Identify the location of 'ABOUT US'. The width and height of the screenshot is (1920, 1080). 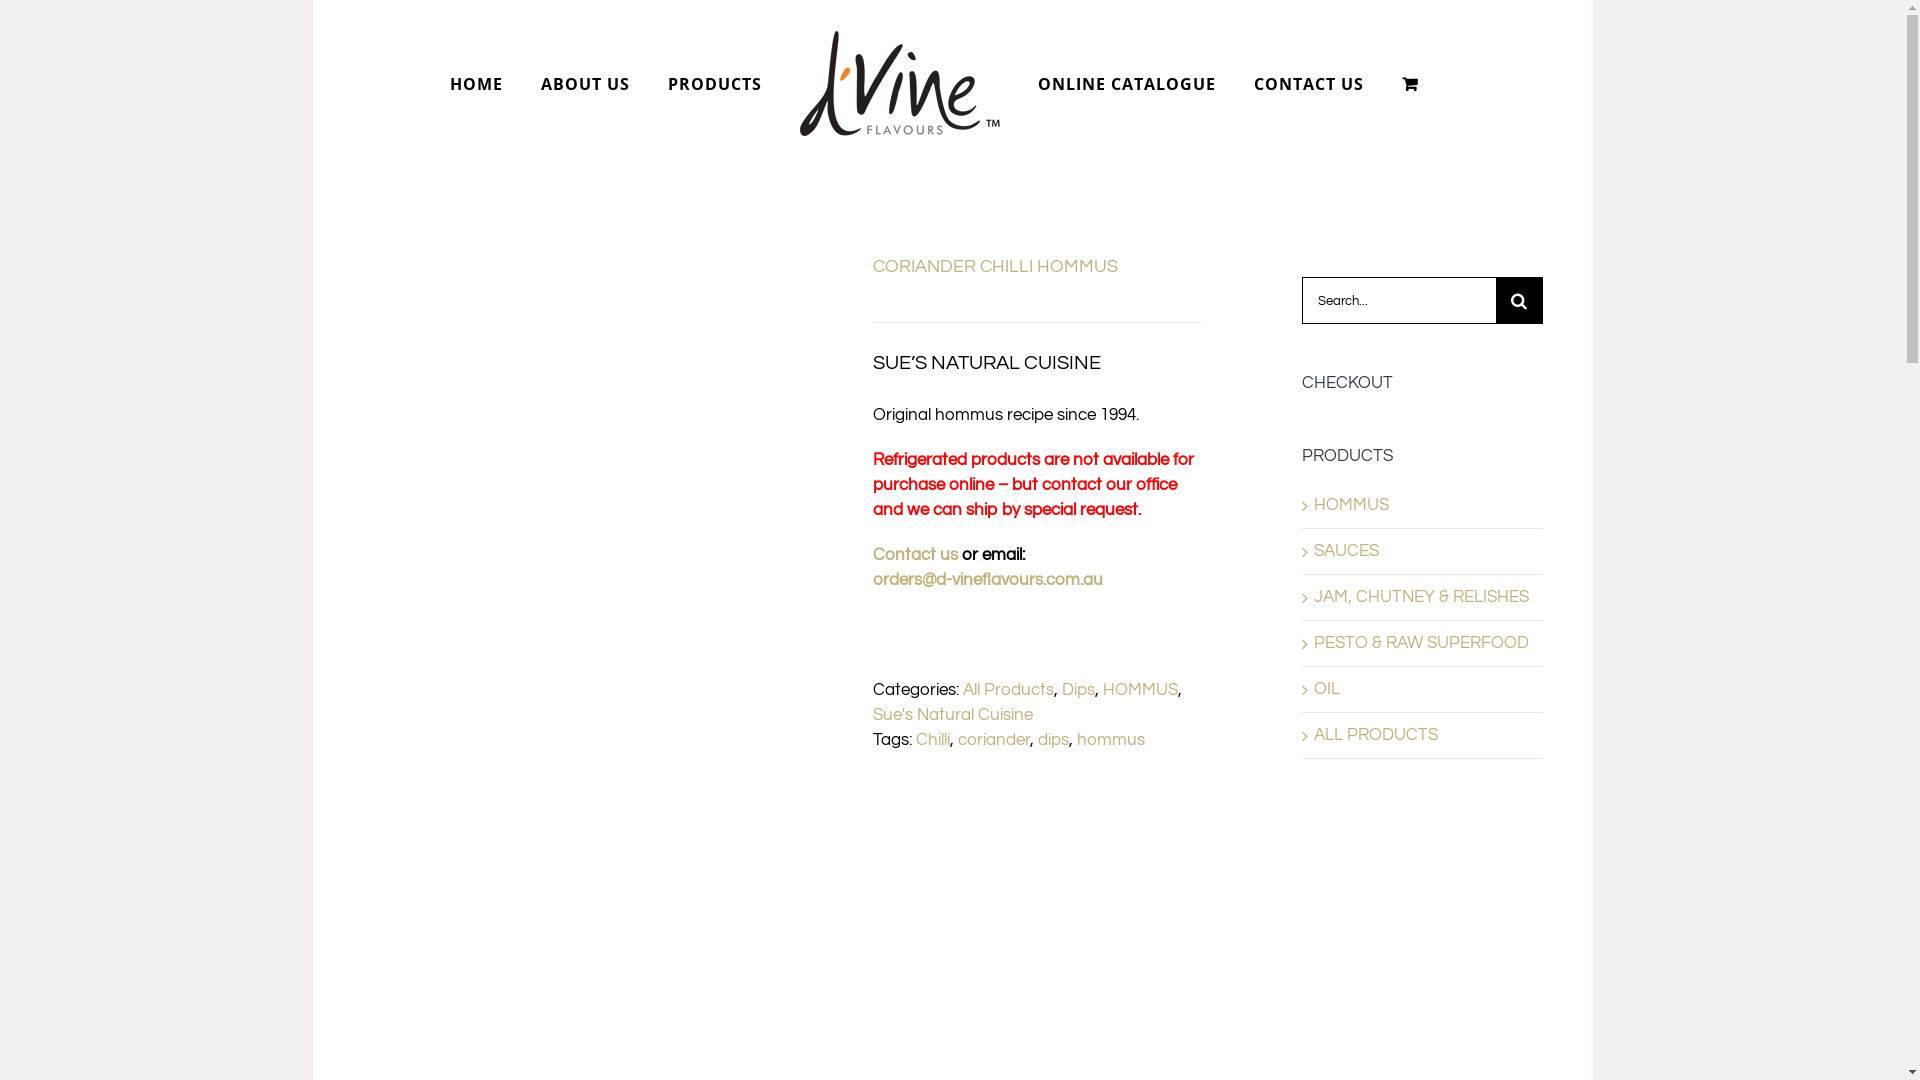
(583, 83).